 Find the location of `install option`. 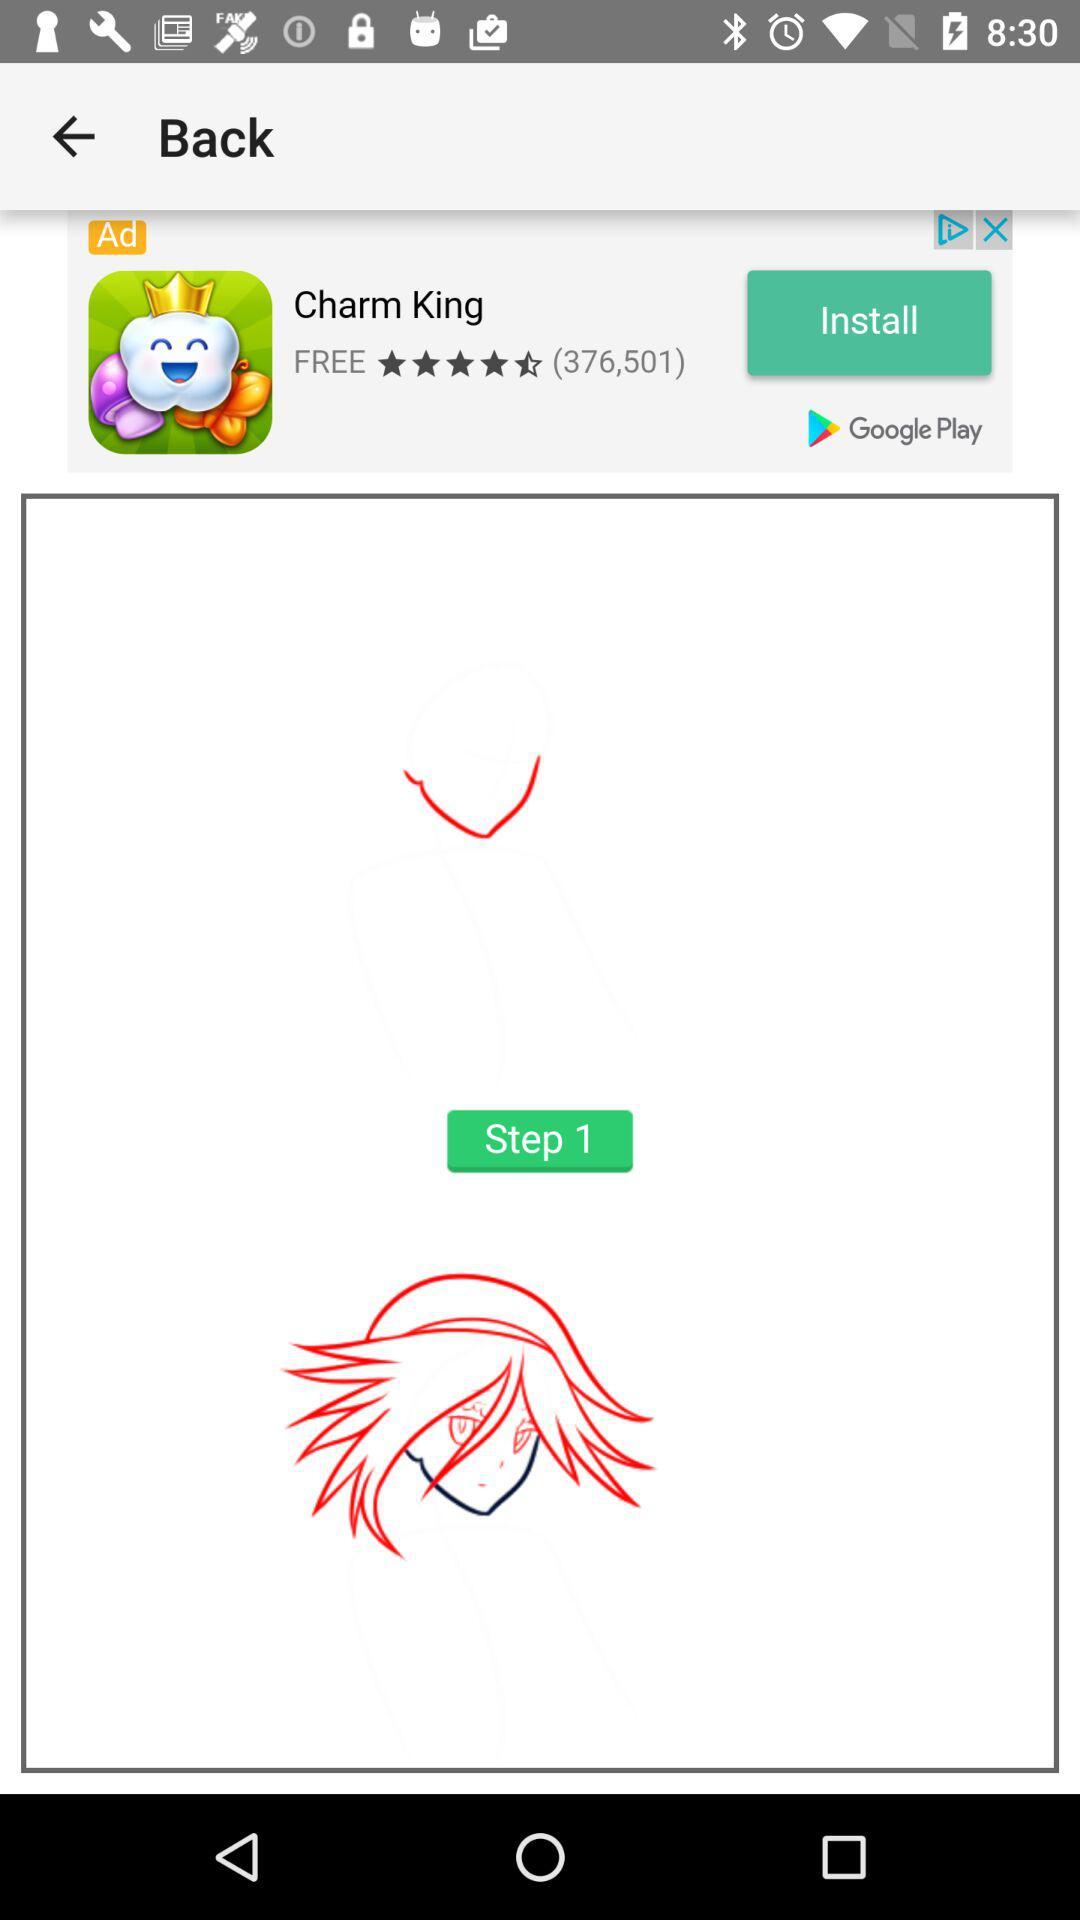

install option is located at coordinates (540, 341).